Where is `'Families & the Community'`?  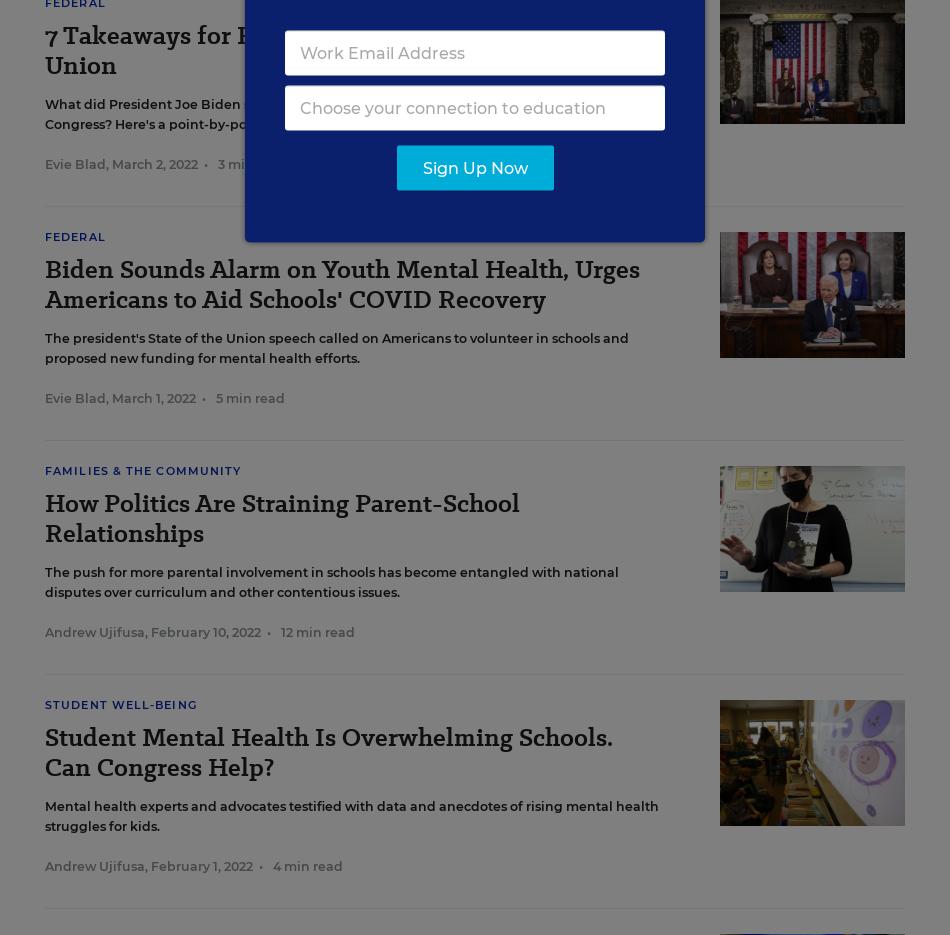
'Families & the Community' is located at coordinates (45, 470).